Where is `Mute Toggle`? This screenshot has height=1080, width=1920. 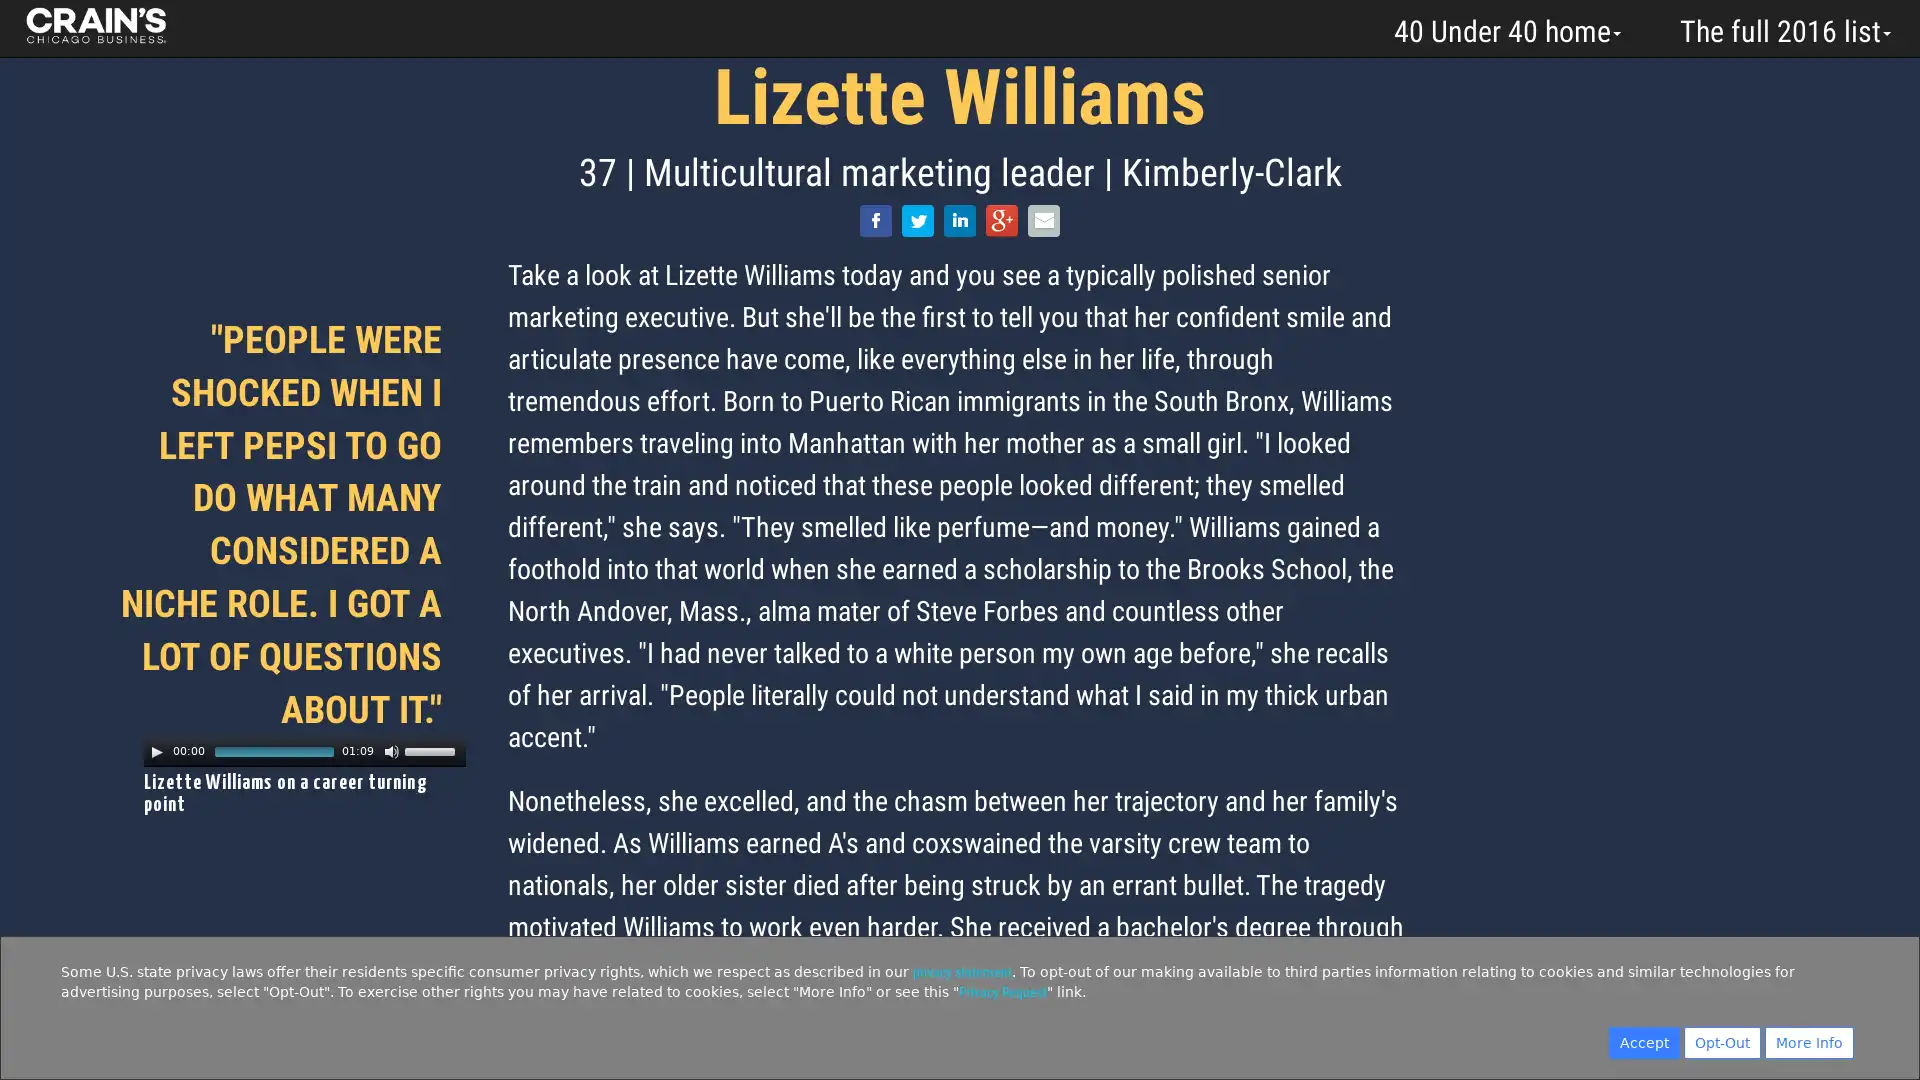
Mute Toggle is located at coordinates (392, 751).